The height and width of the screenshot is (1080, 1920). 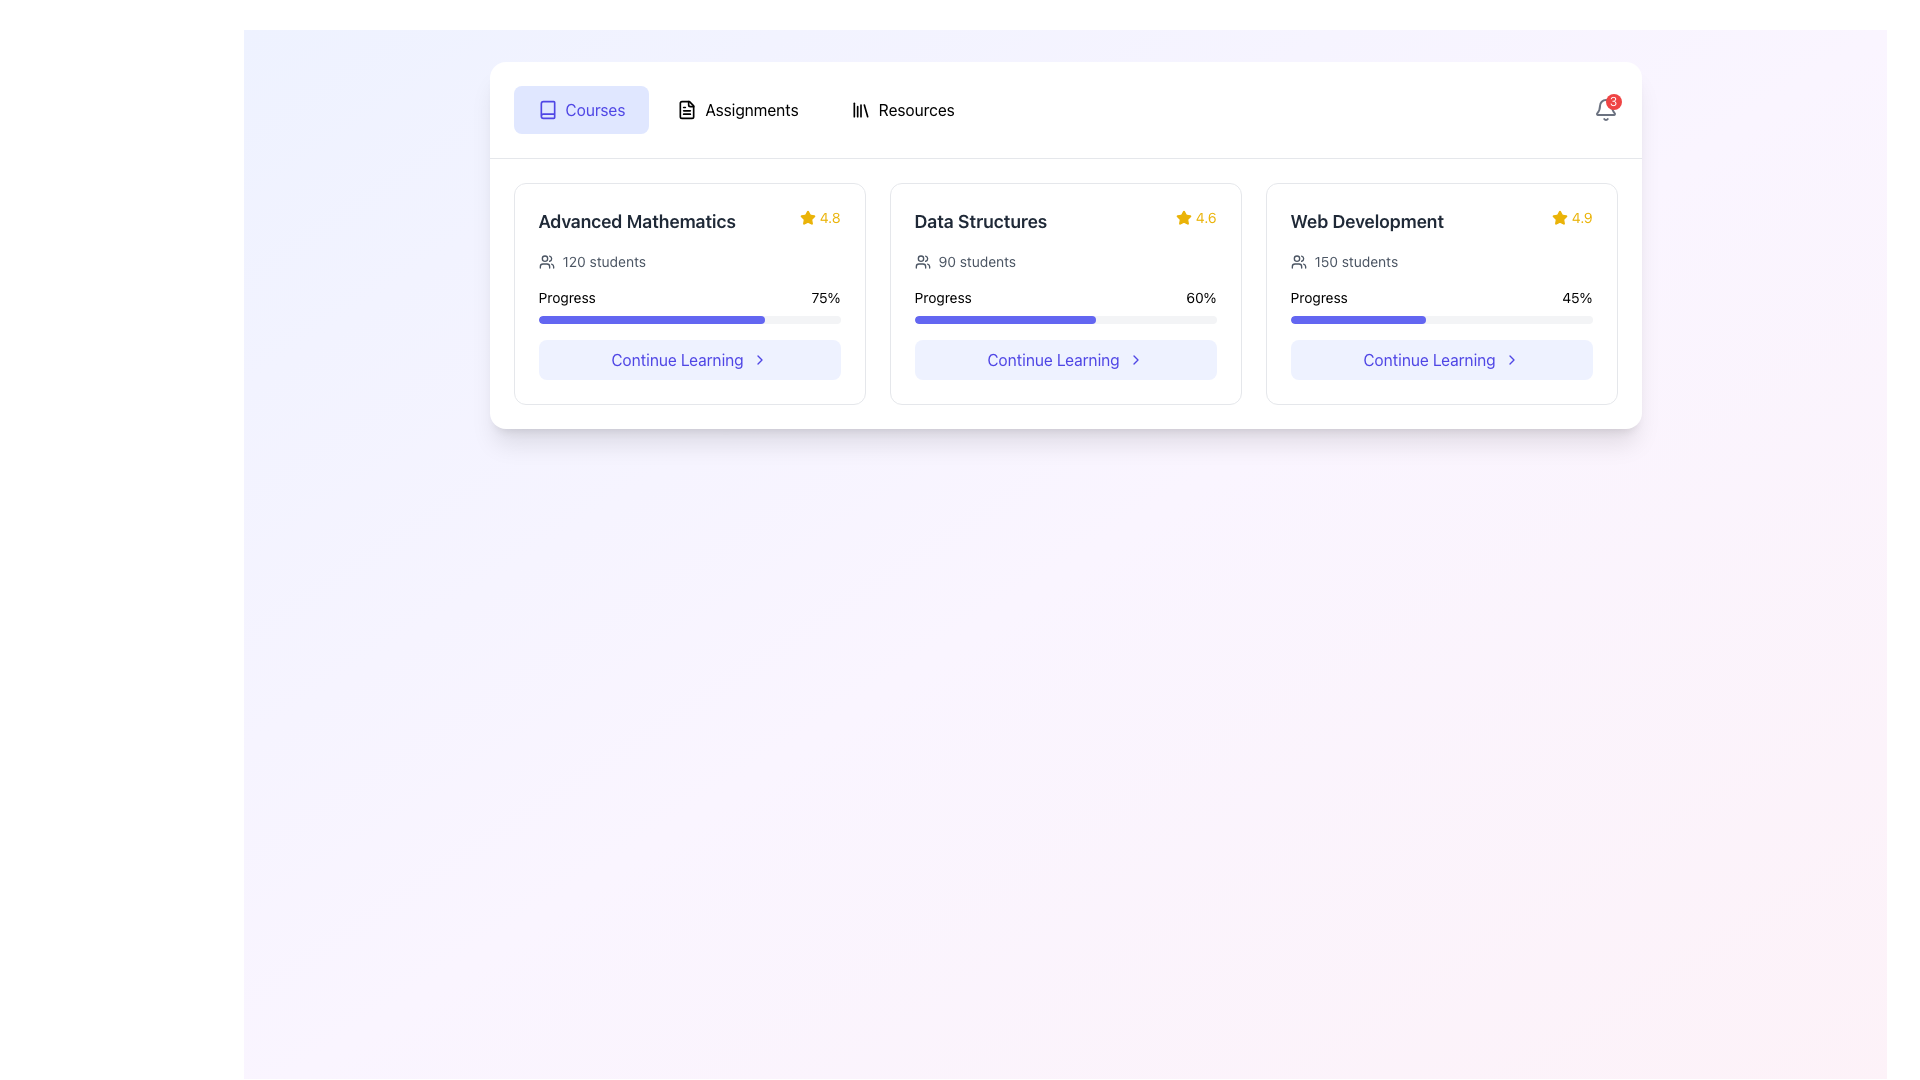 I want to click on the text label that displays the number of students enrolled in the 'Web Development' course, located in the third card of three cards, so click(x=1356, y=261).